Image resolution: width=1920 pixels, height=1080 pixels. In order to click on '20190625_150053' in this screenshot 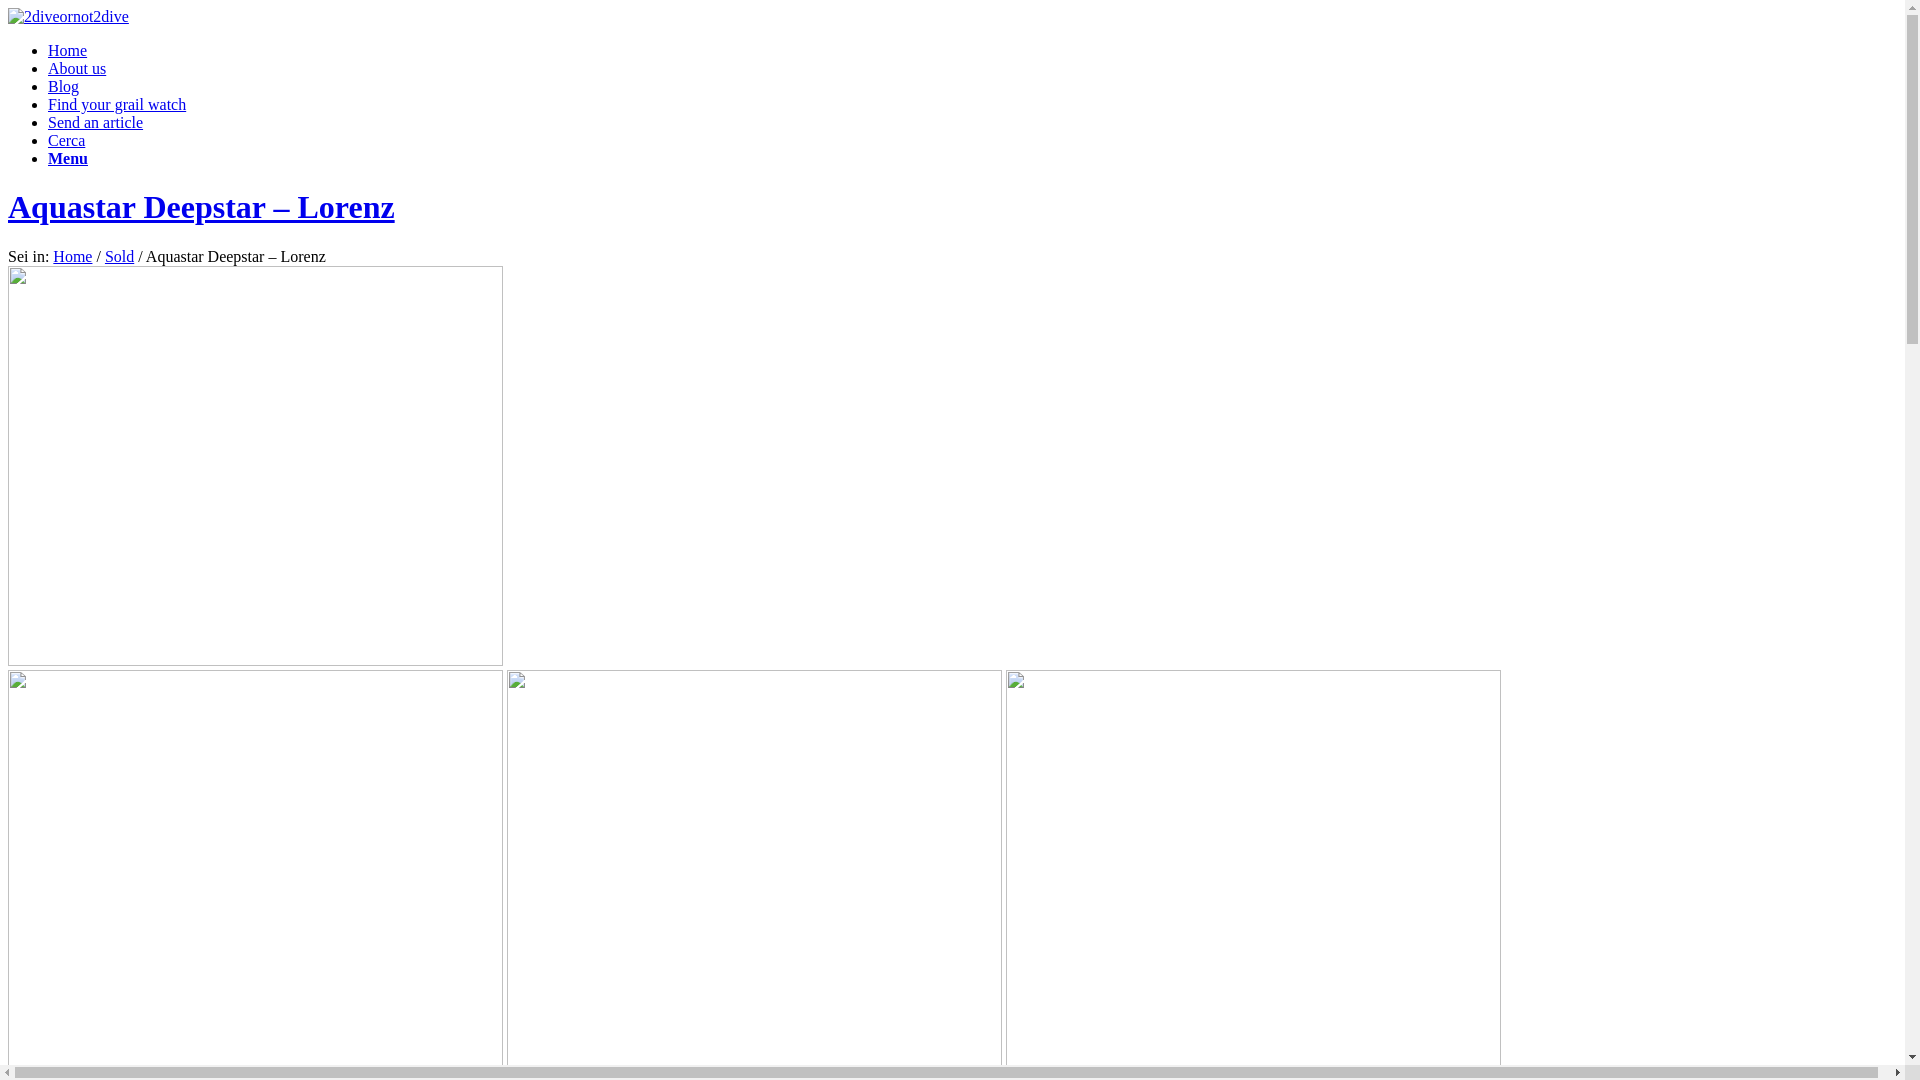, I will do `click(1252, 869)`.